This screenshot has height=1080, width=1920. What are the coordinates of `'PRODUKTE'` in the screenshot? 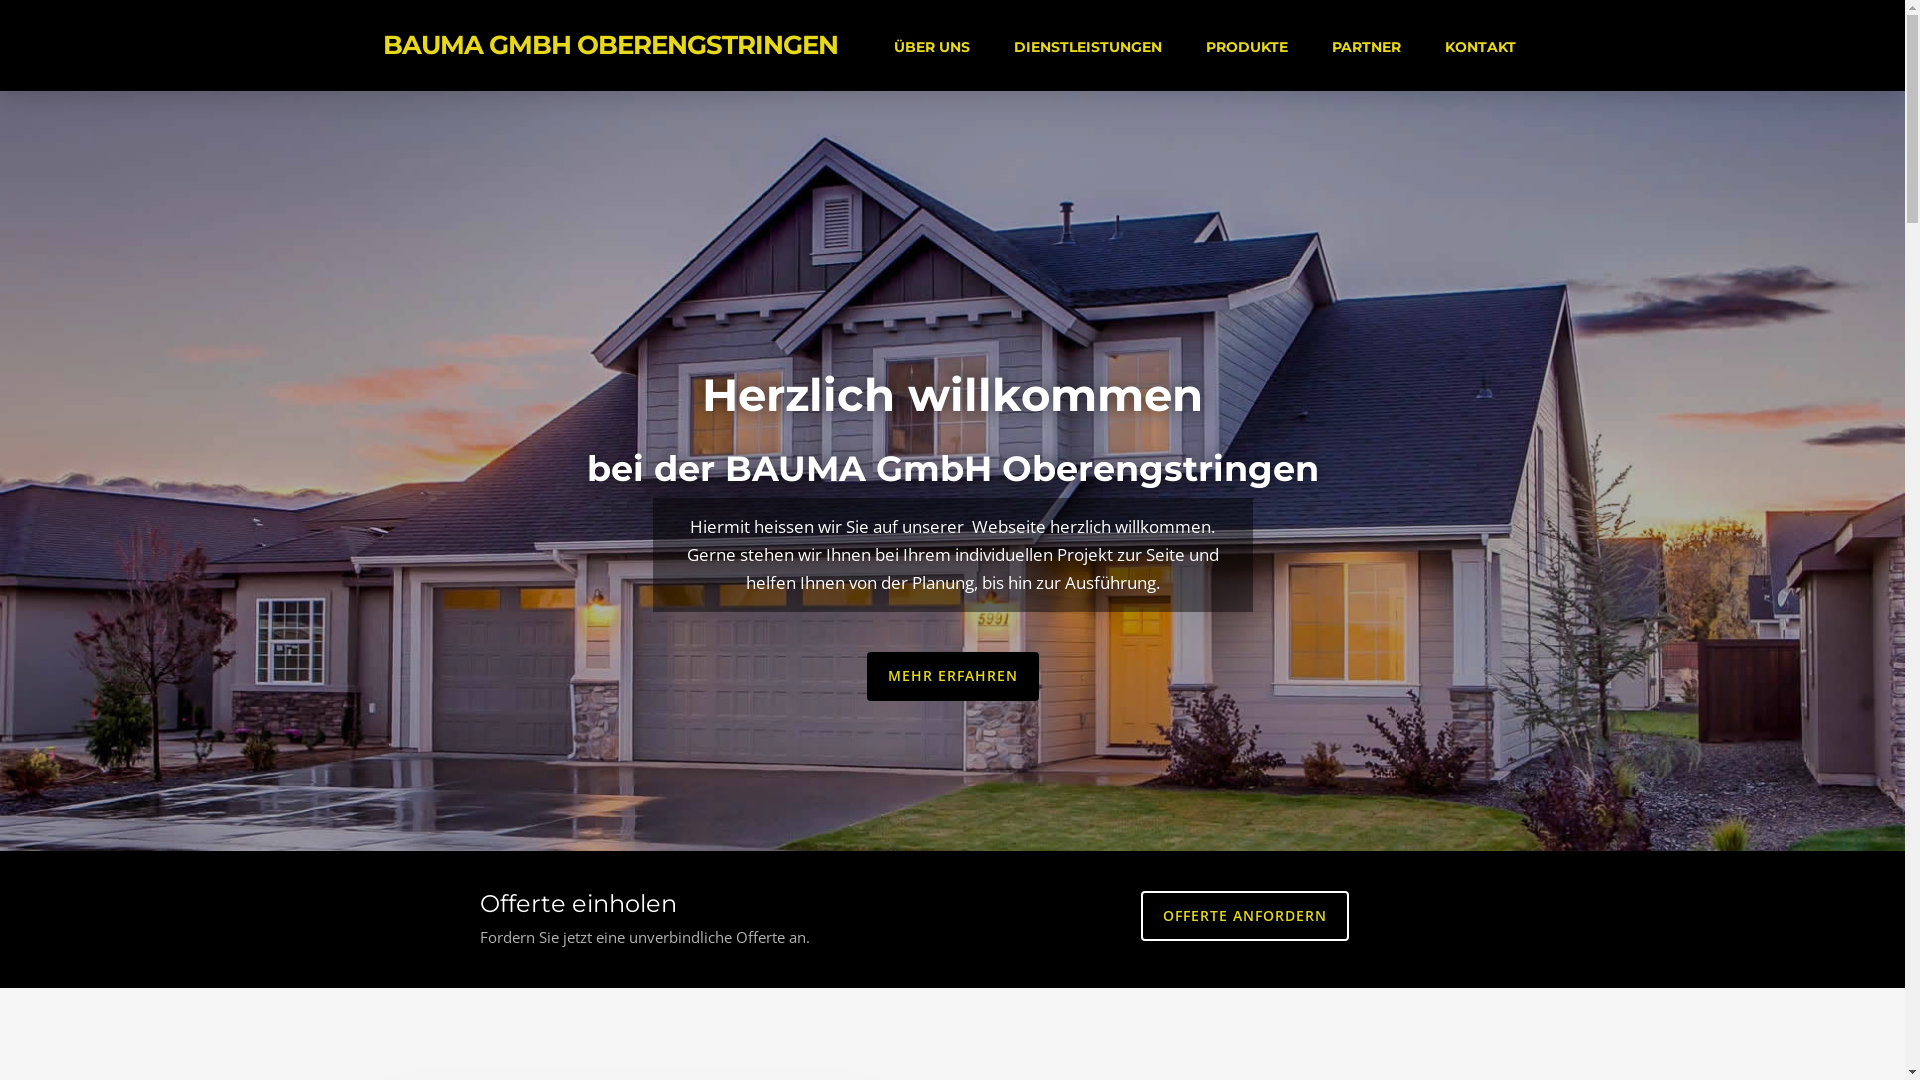 It's located at (1246, 45).